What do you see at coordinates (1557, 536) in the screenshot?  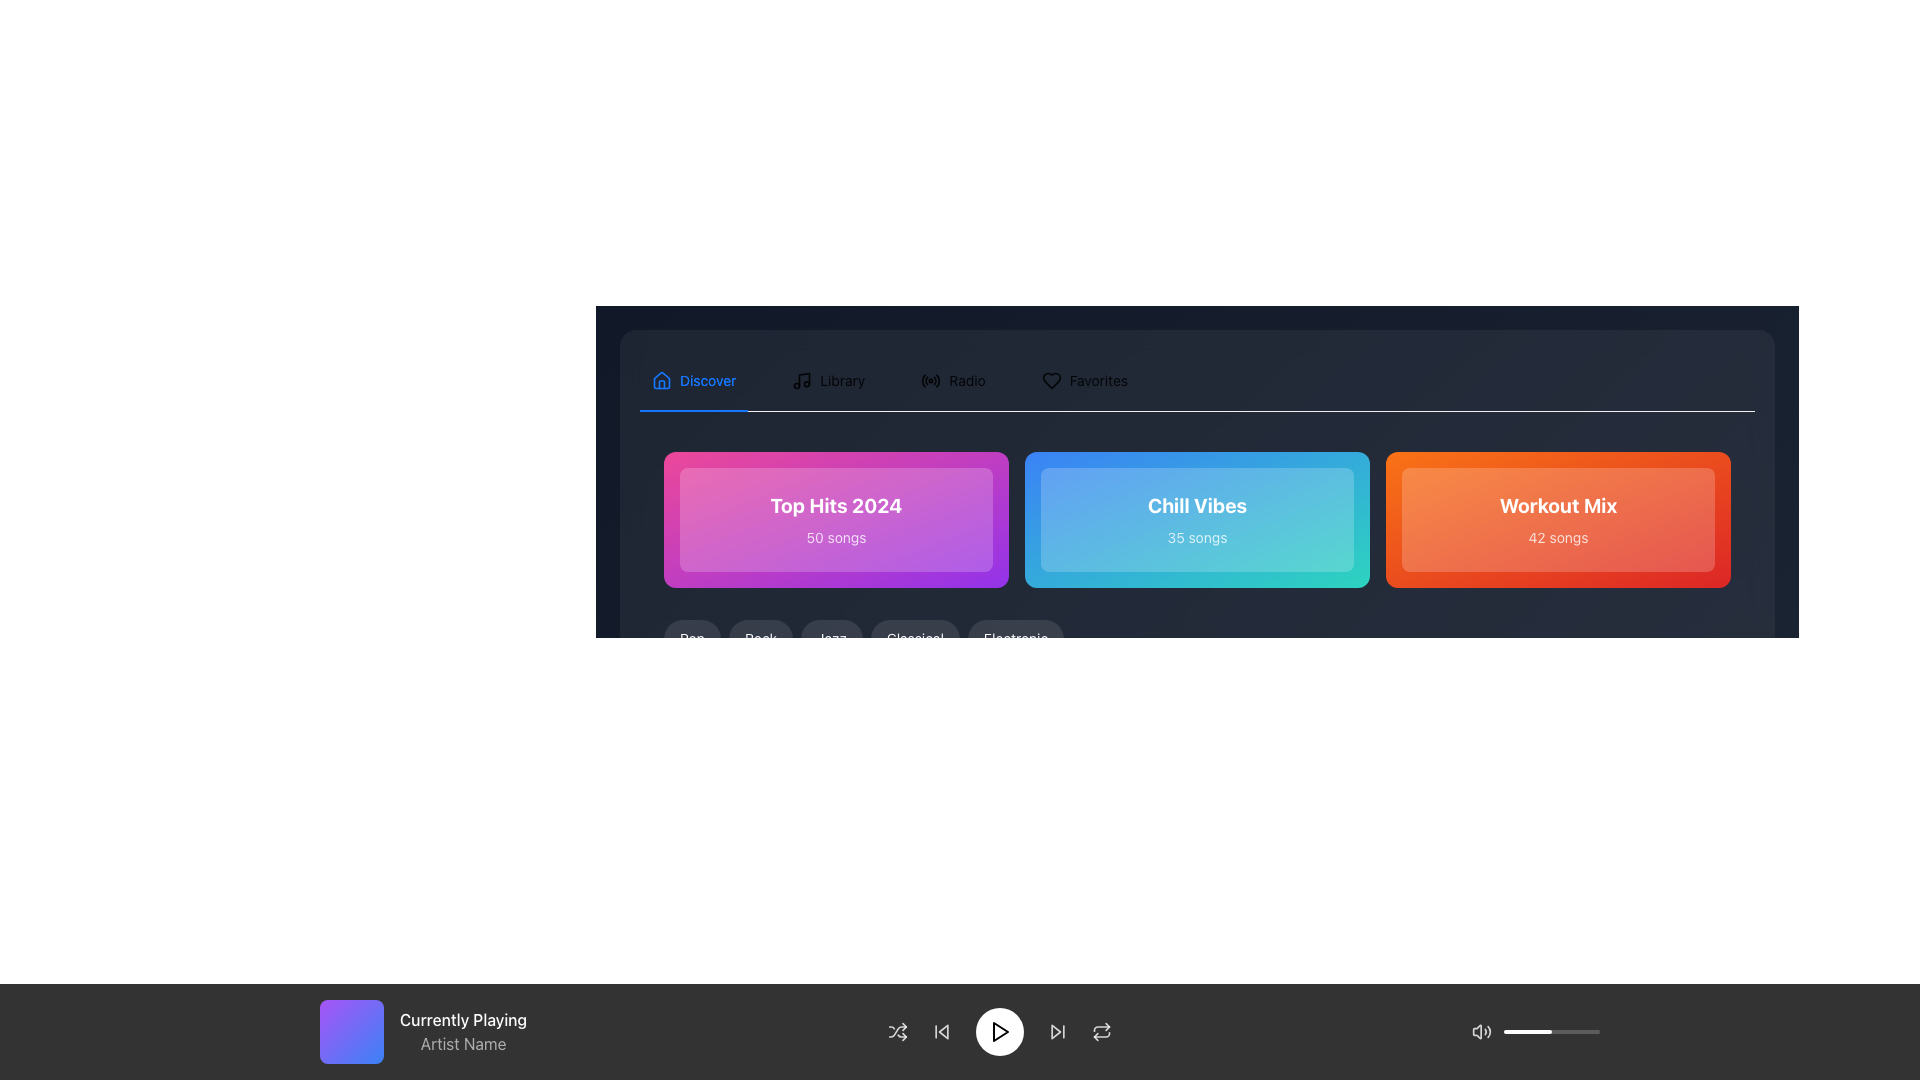 I see `the static text that informs users about the number of songs in the 'Workout Mix' playlist, which is centered horizontally below the 'Workout Mix' text` at bounding box center [1557, 536].